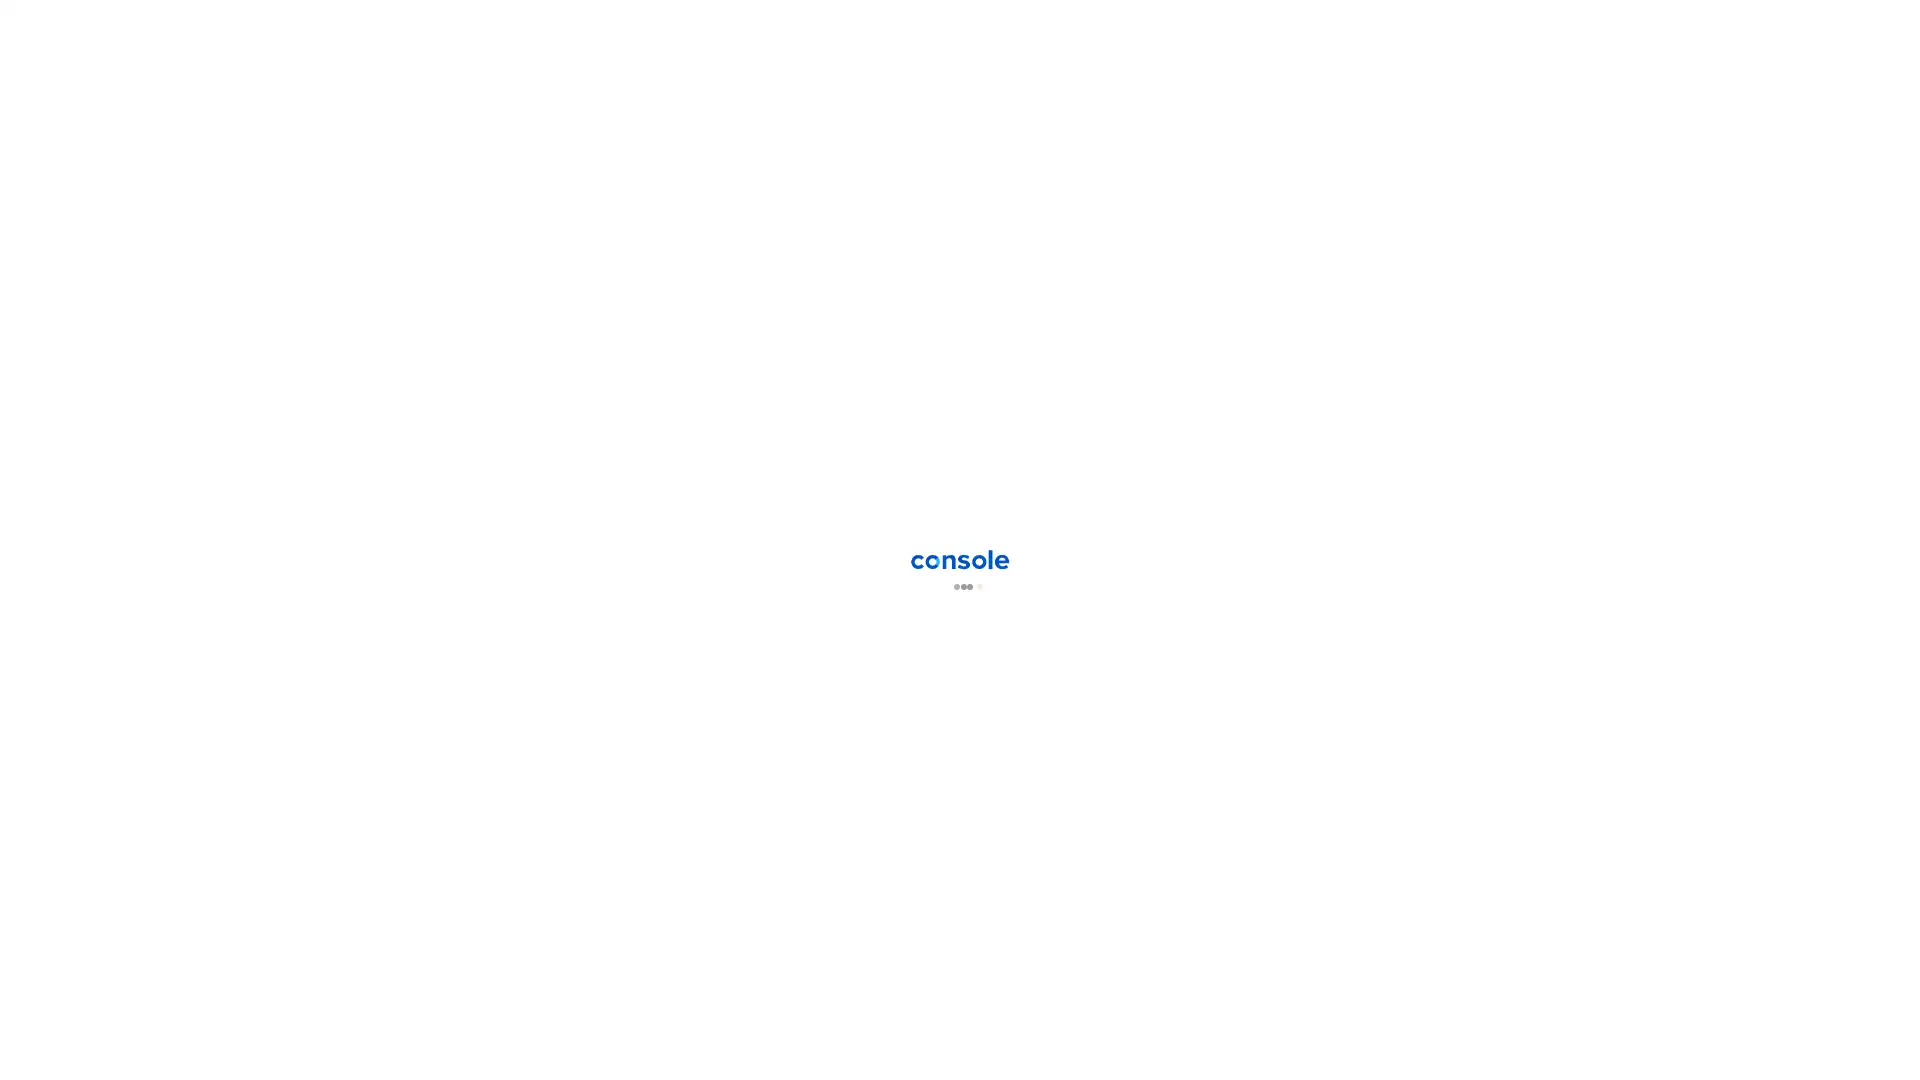  Describe the element at coordinates (1074, 478) in the screenshot. I see `LOGIN WITH KITE` at that location.